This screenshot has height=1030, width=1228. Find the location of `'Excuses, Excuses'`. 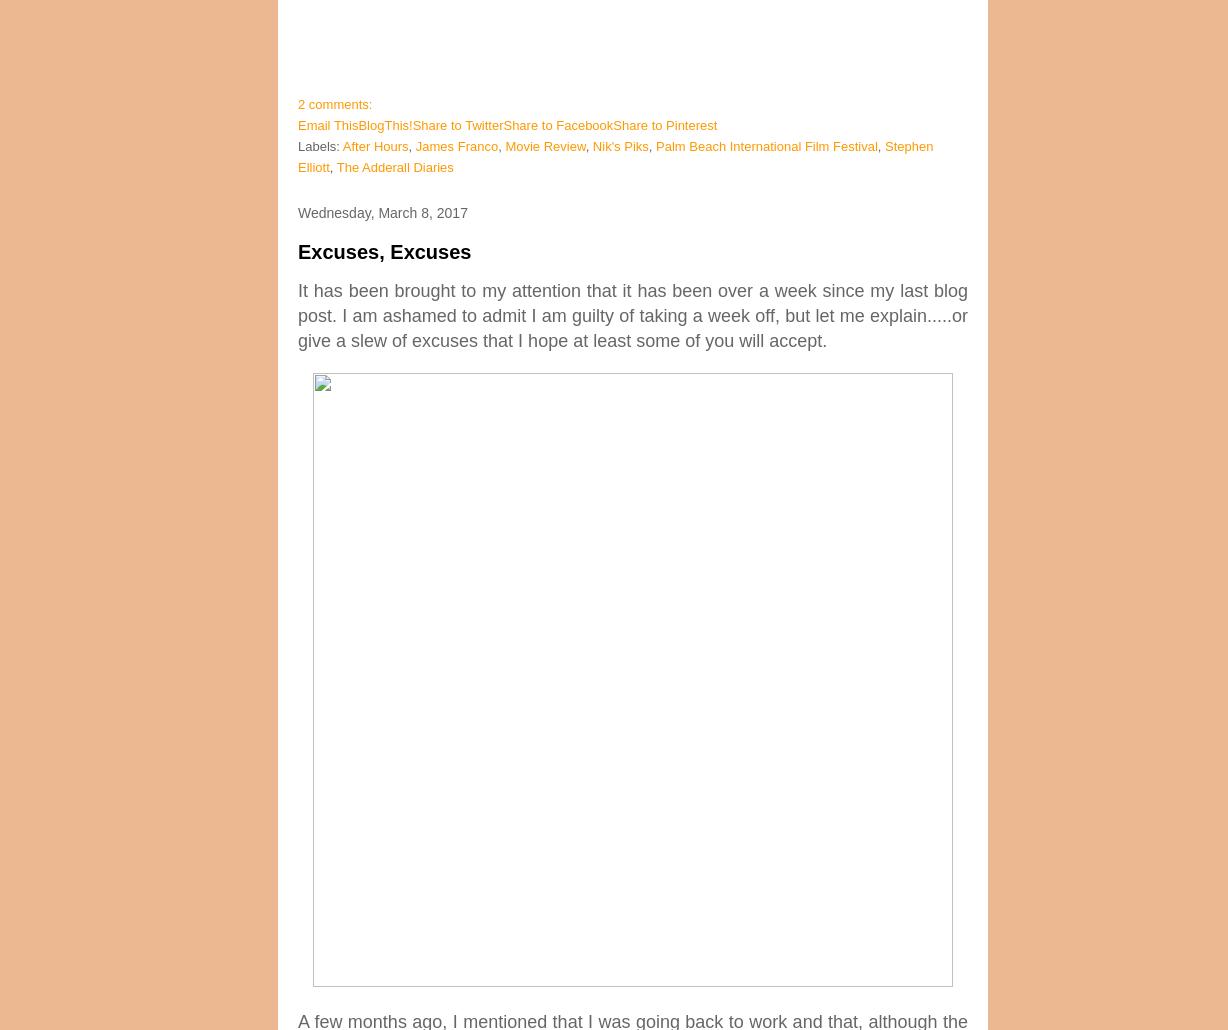

'Excuses, Excuses' is located at coordinates (384, 251).